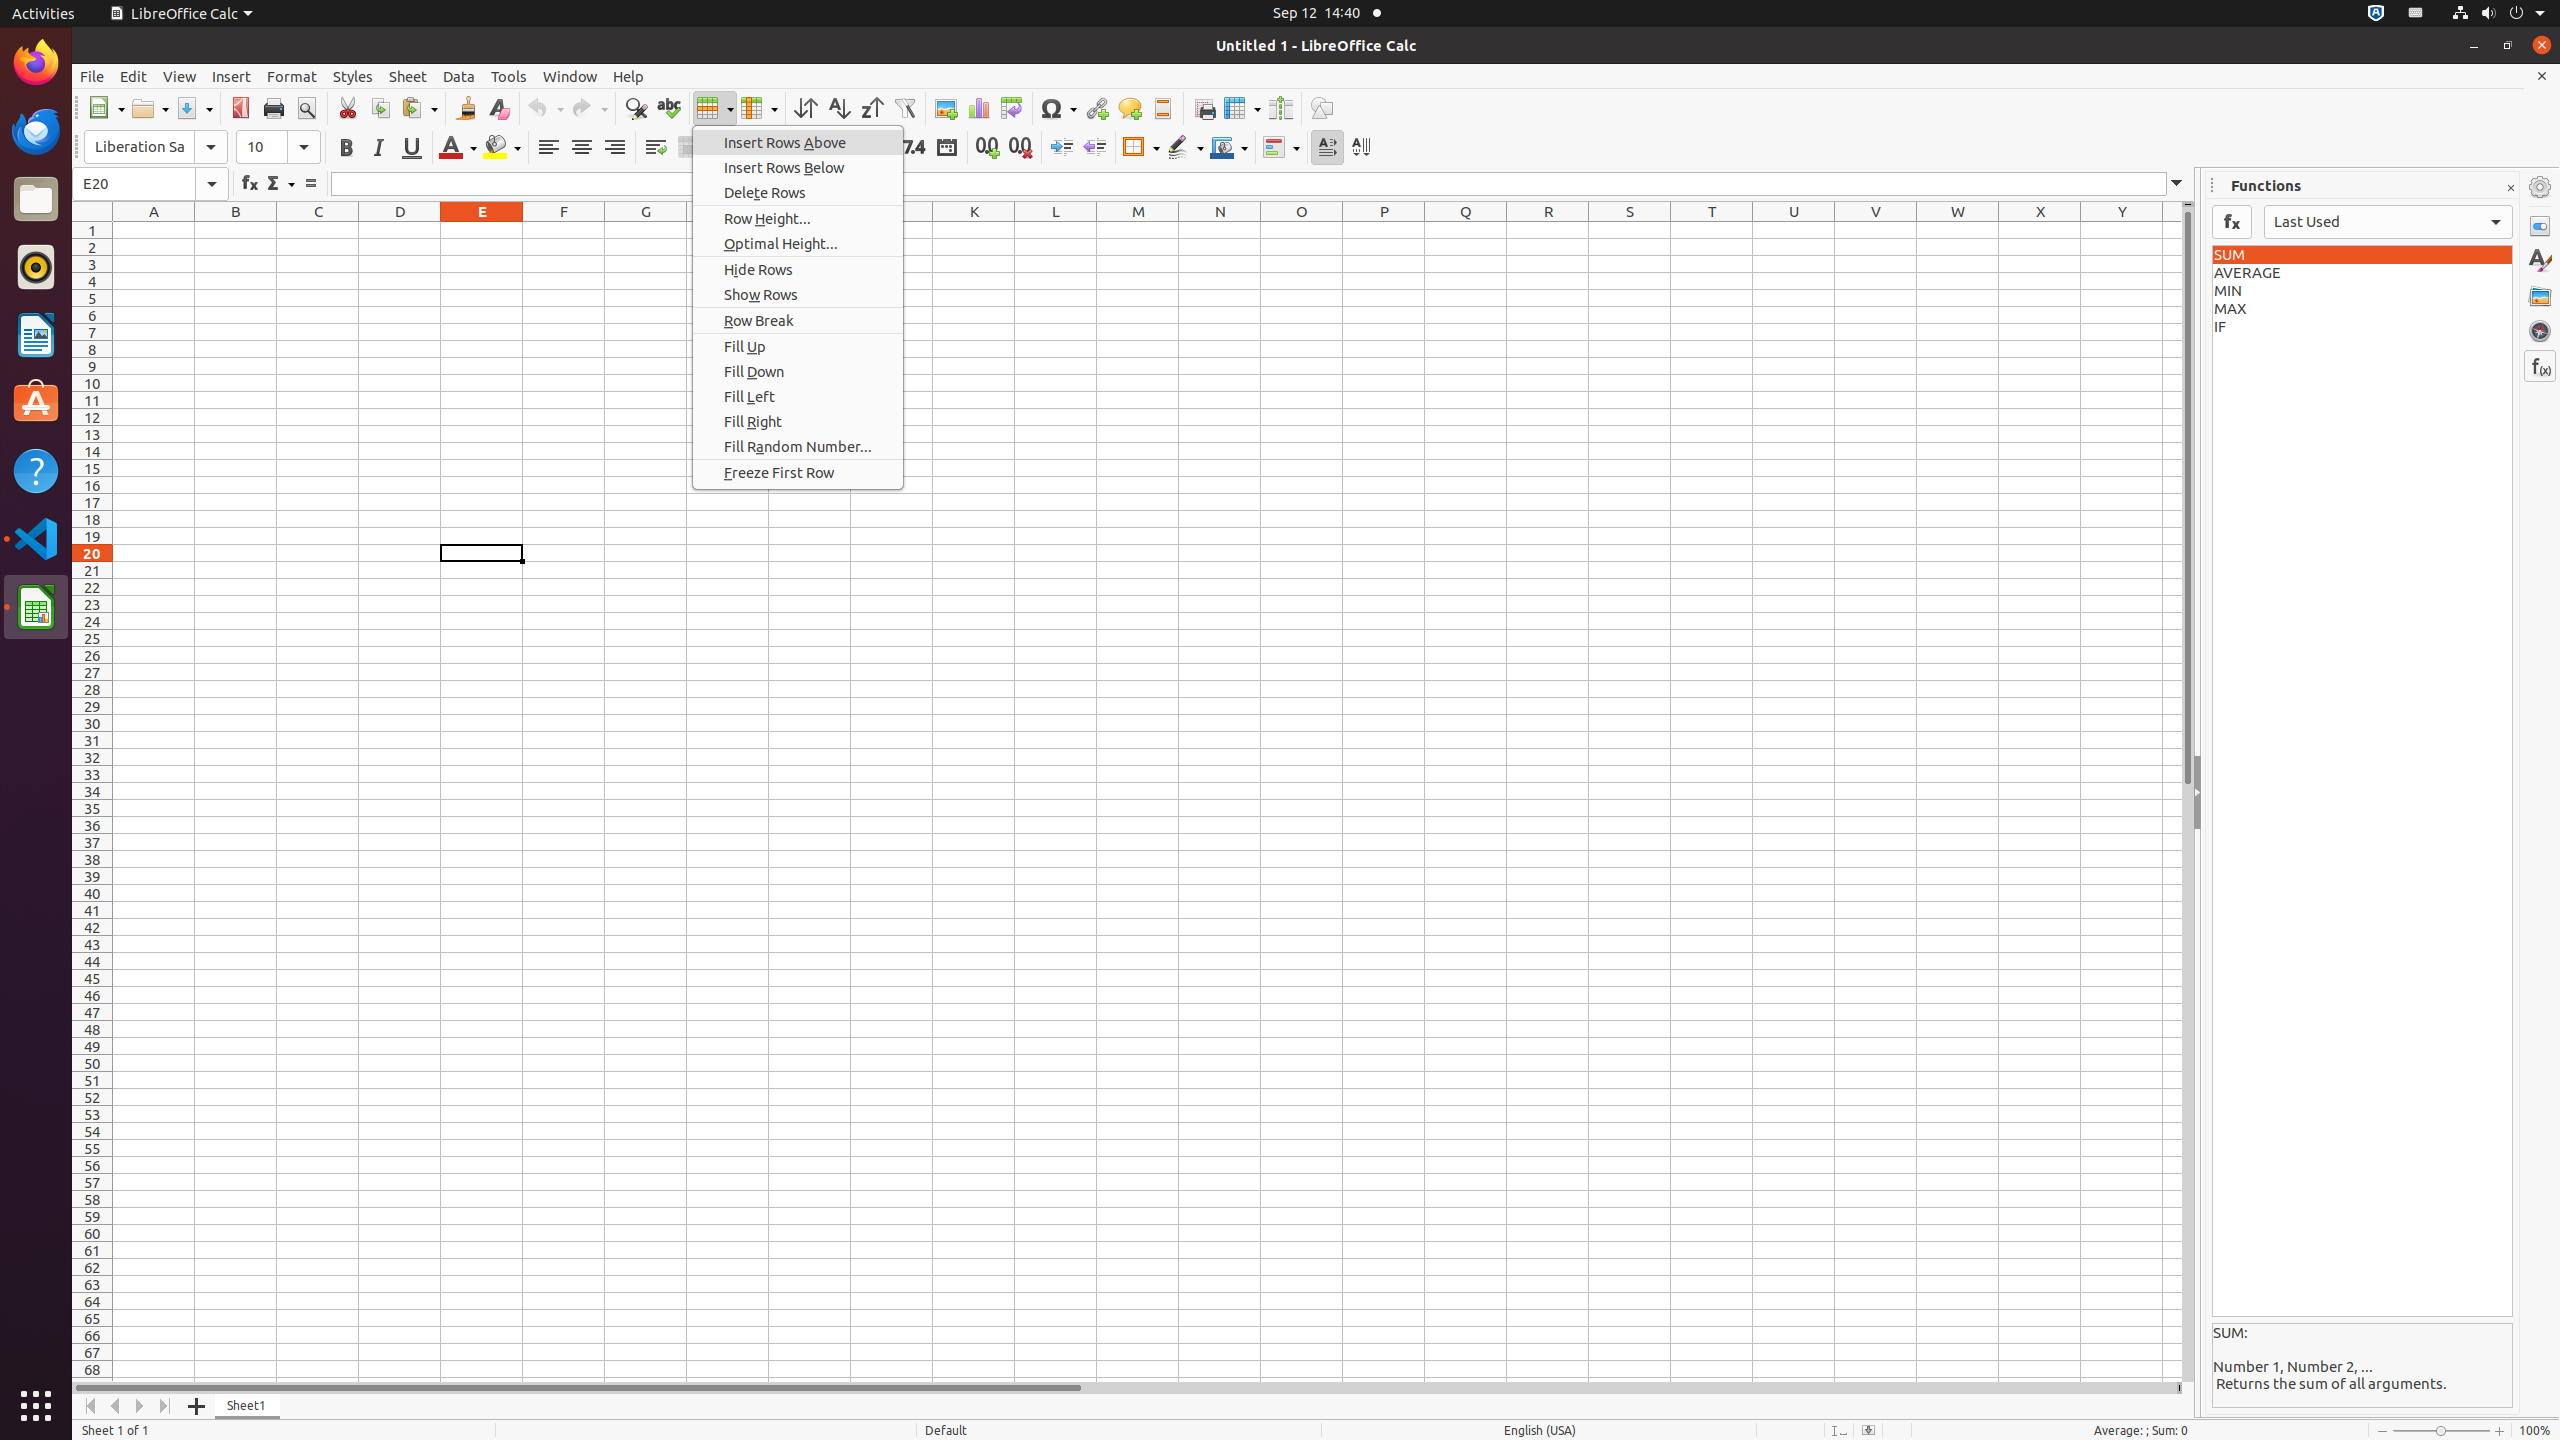 This screenshot has width=2560, height=1440. I want to click on ':1.72/StatusNotifierItem', so click(2374, 12).